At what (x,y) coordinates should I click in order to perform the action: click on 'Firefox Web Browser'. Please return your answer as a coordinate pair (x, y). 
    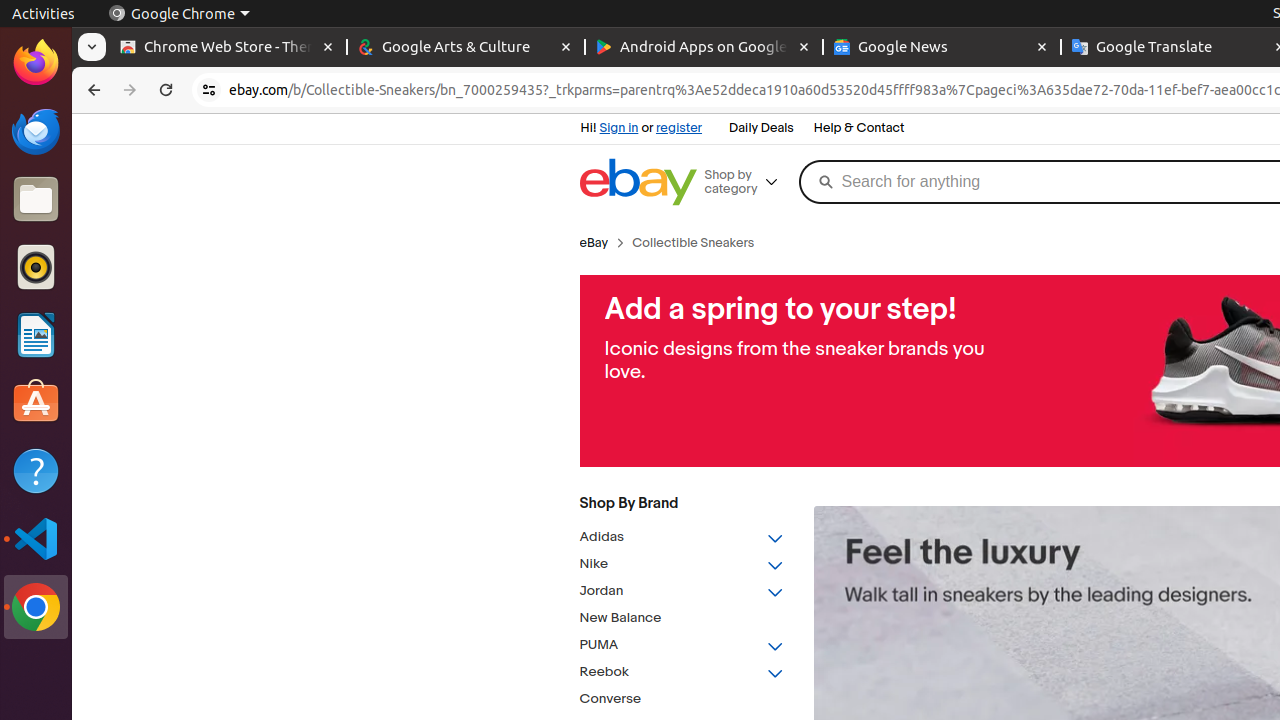
    Looking at the image, I should click on (35, 61).